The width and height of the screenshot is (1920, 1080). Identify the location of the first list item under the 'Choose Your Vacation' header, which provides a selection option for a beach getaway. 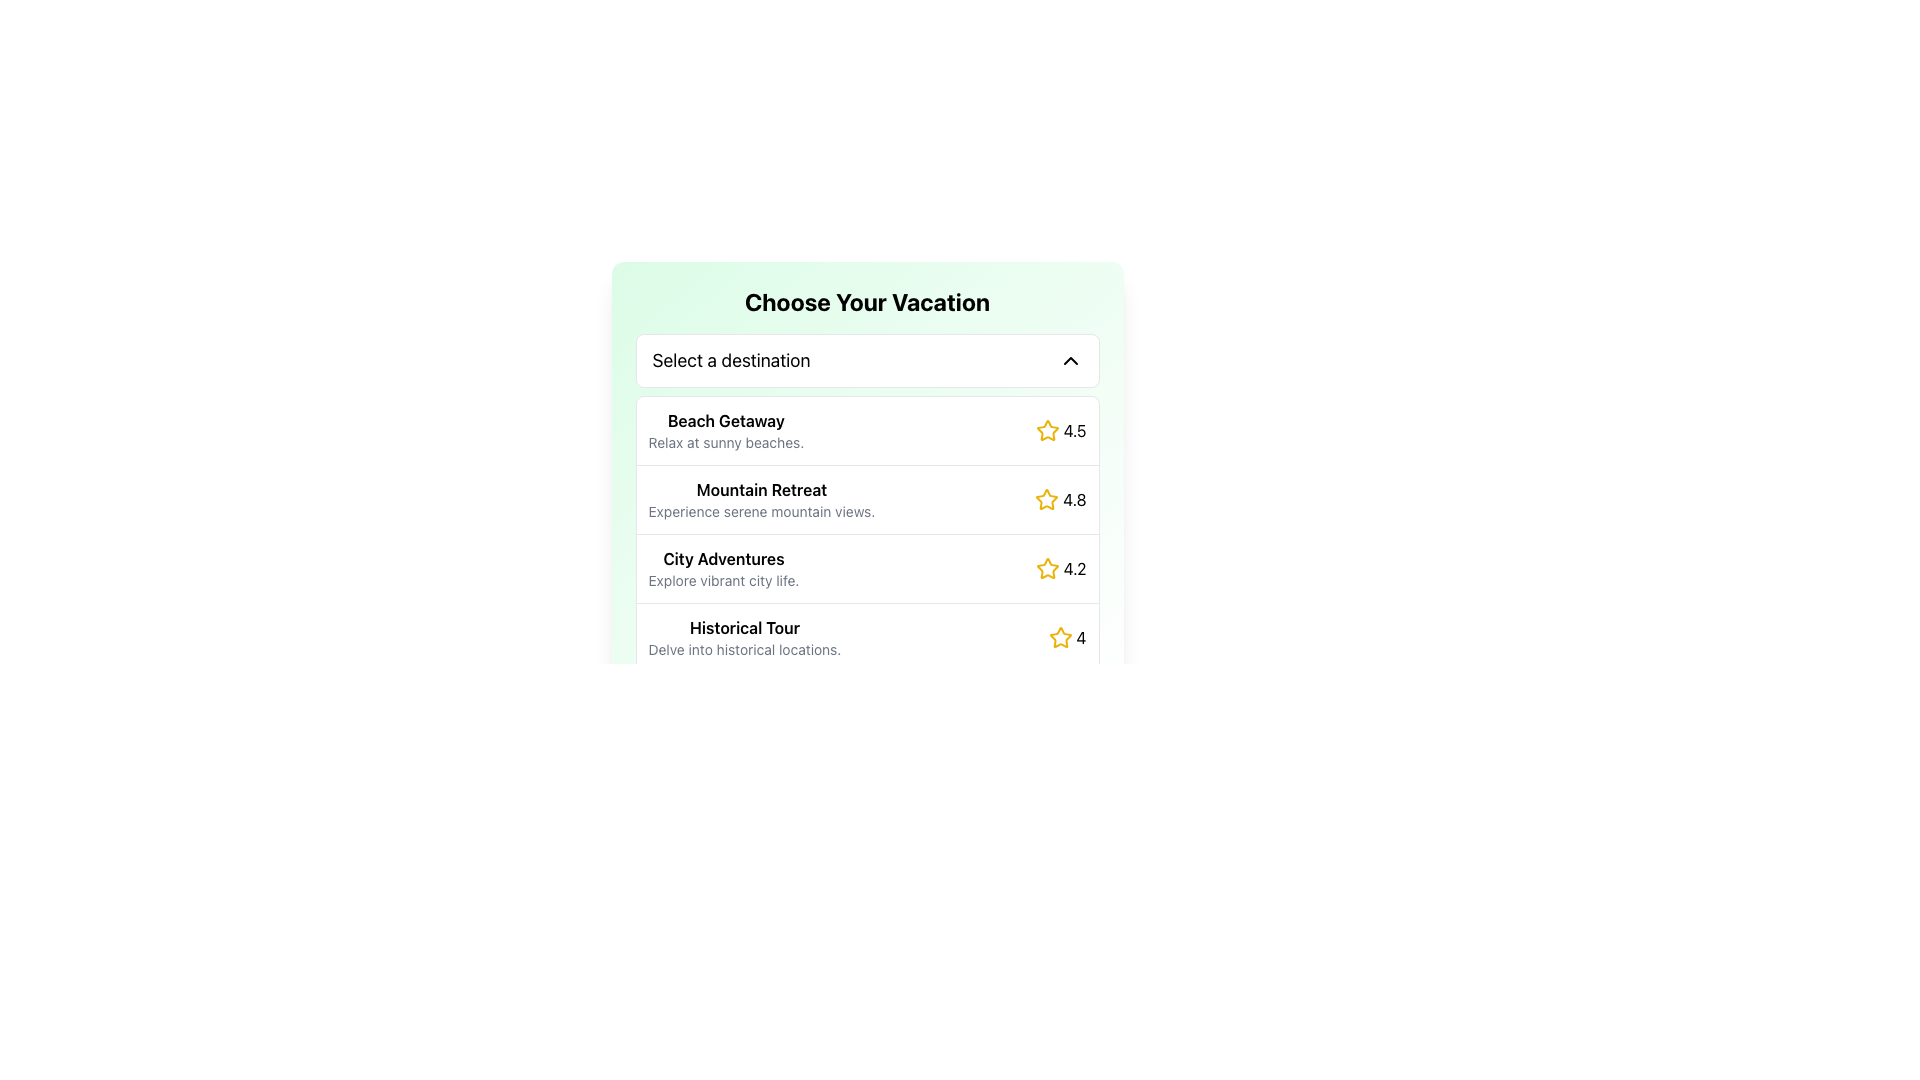
(725, 430).